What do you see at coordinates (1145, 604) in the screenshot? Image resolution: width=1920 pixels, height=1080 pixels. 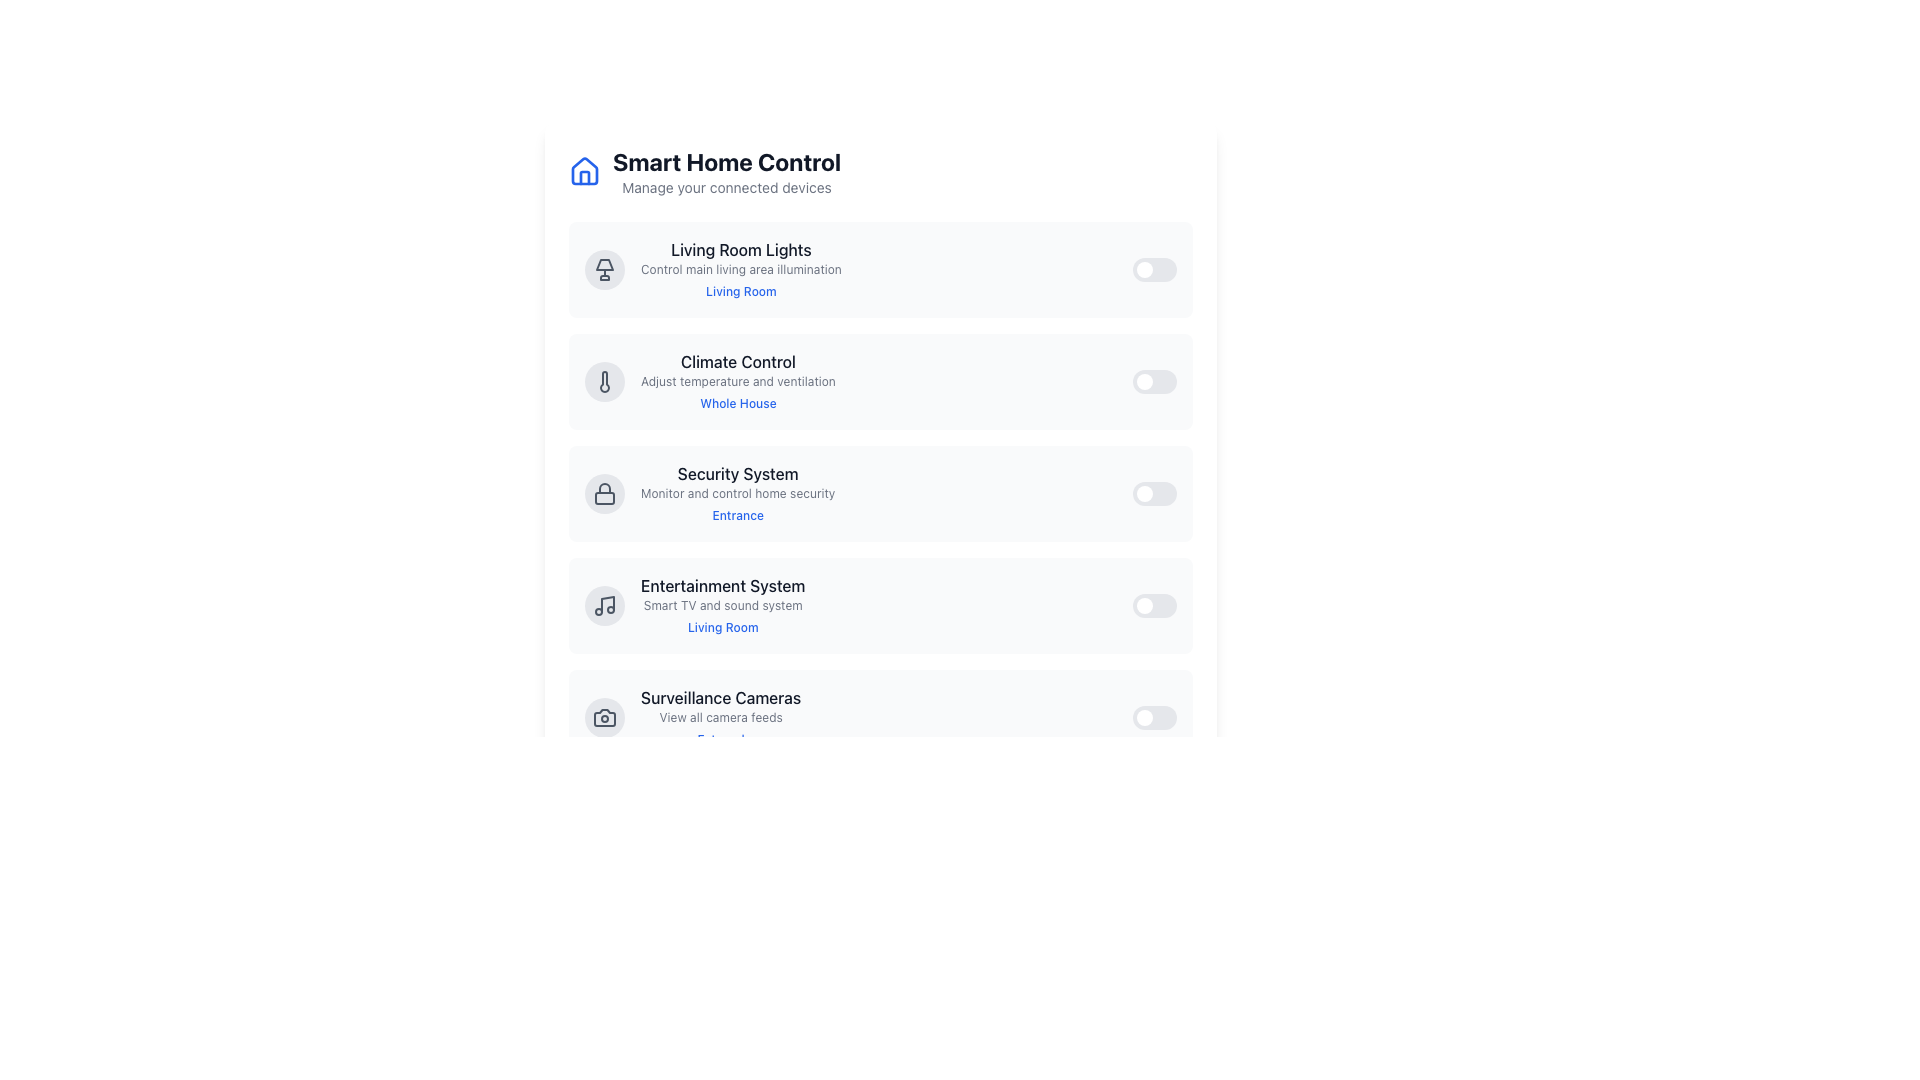 I see `the toggle switch handle, which is a small circular UI component resembling a toggle switch` at bounding box center [1145, 604].